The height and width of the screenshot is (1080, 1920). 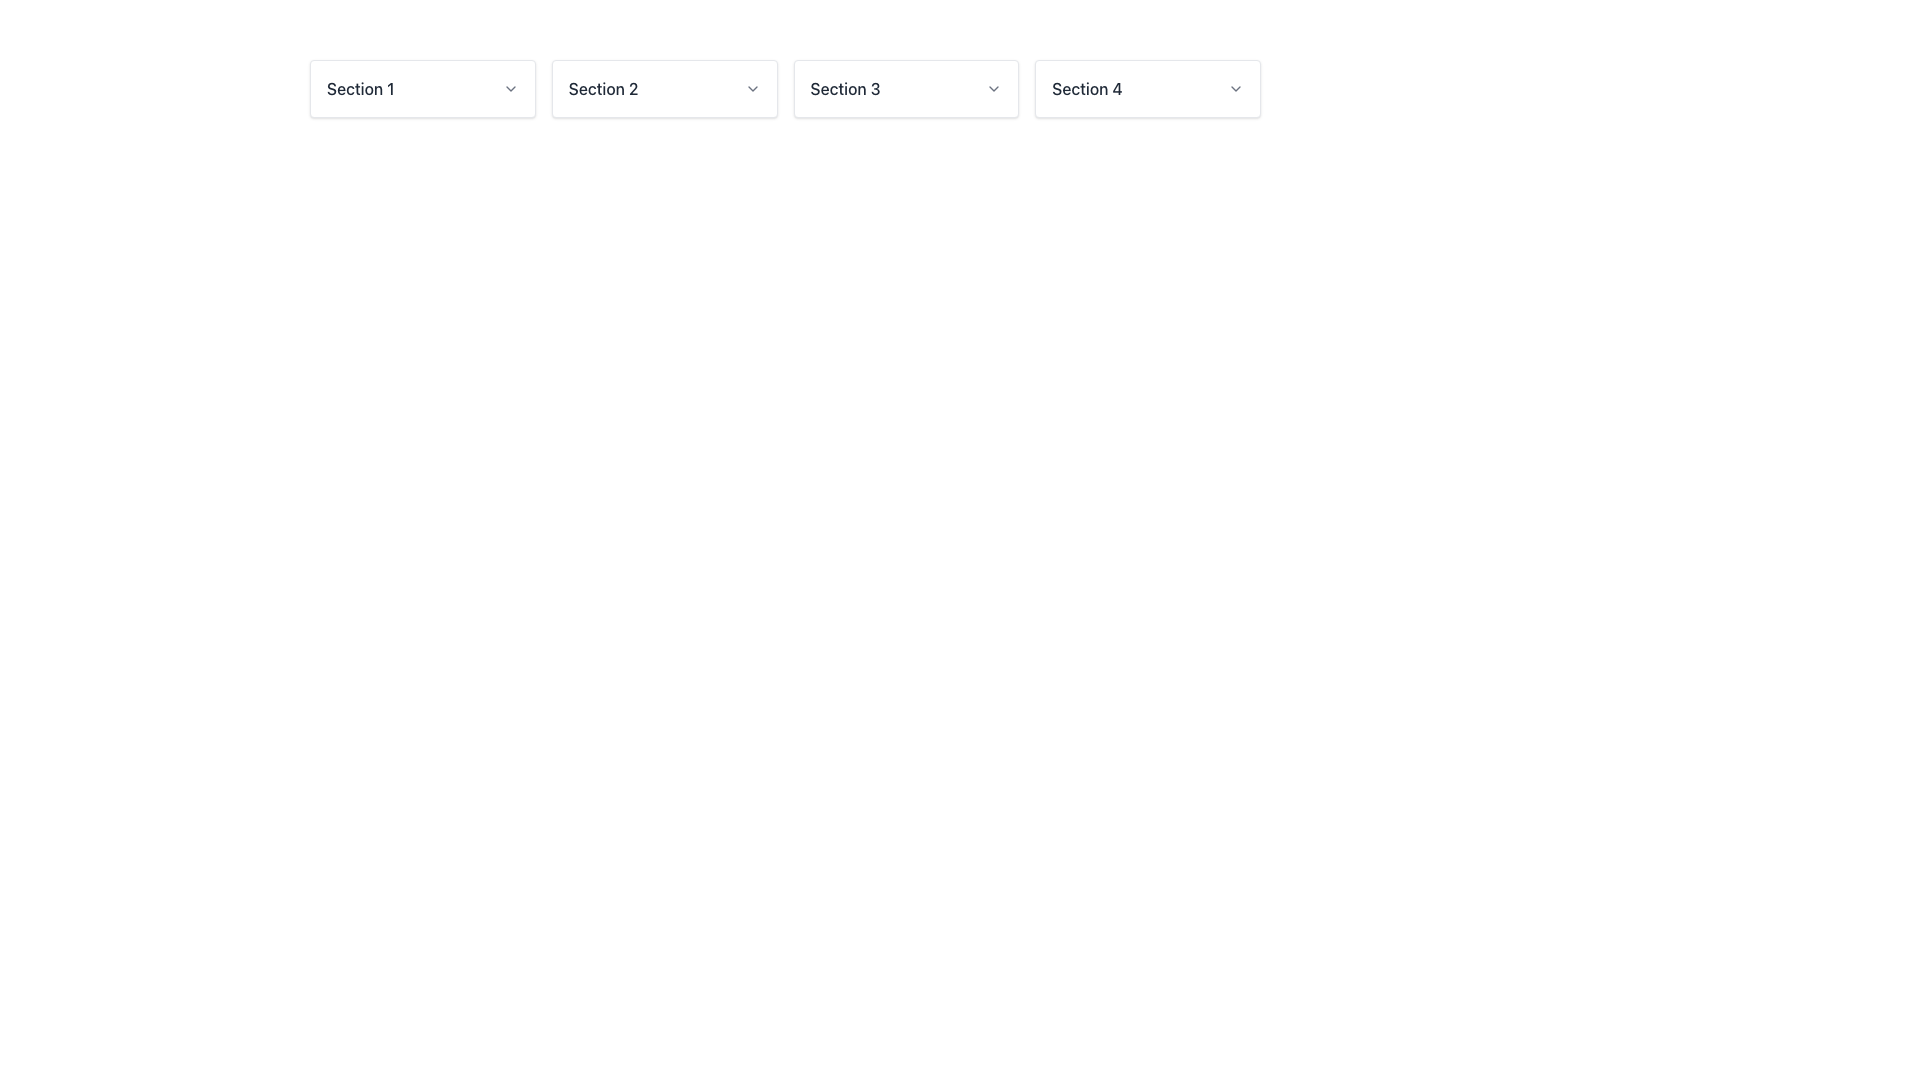 I want to click on the downward-facing chevron icon located beside the label 'Section 1', which is styled in a neutral gray color and has a modern thin-stroke design, so click(x=510, y=87).